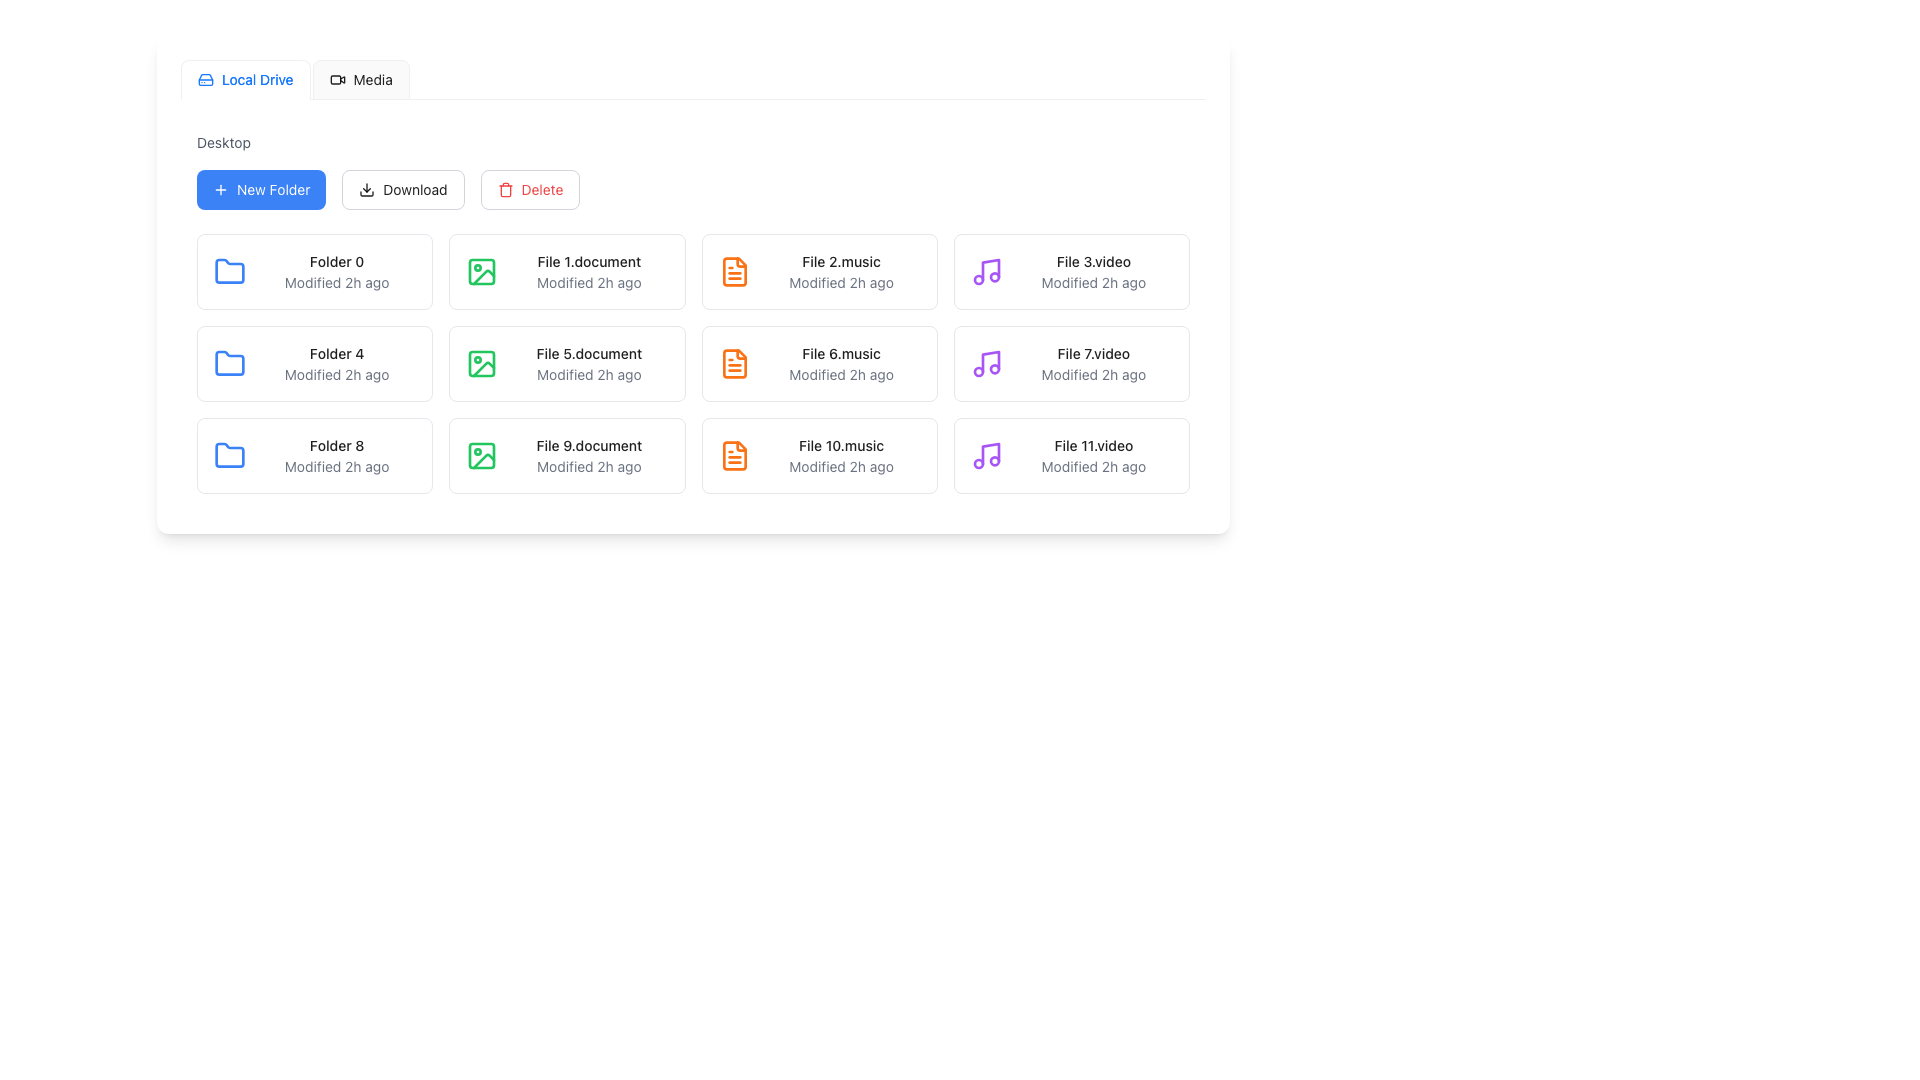 The height and width of the screenshot is (1080, 1920). Describe the element at coordinates (733, 272) in the screenshot. I see `other parts of the group associated with the music file icon located in the second row, second column of the grid layout` at that location.